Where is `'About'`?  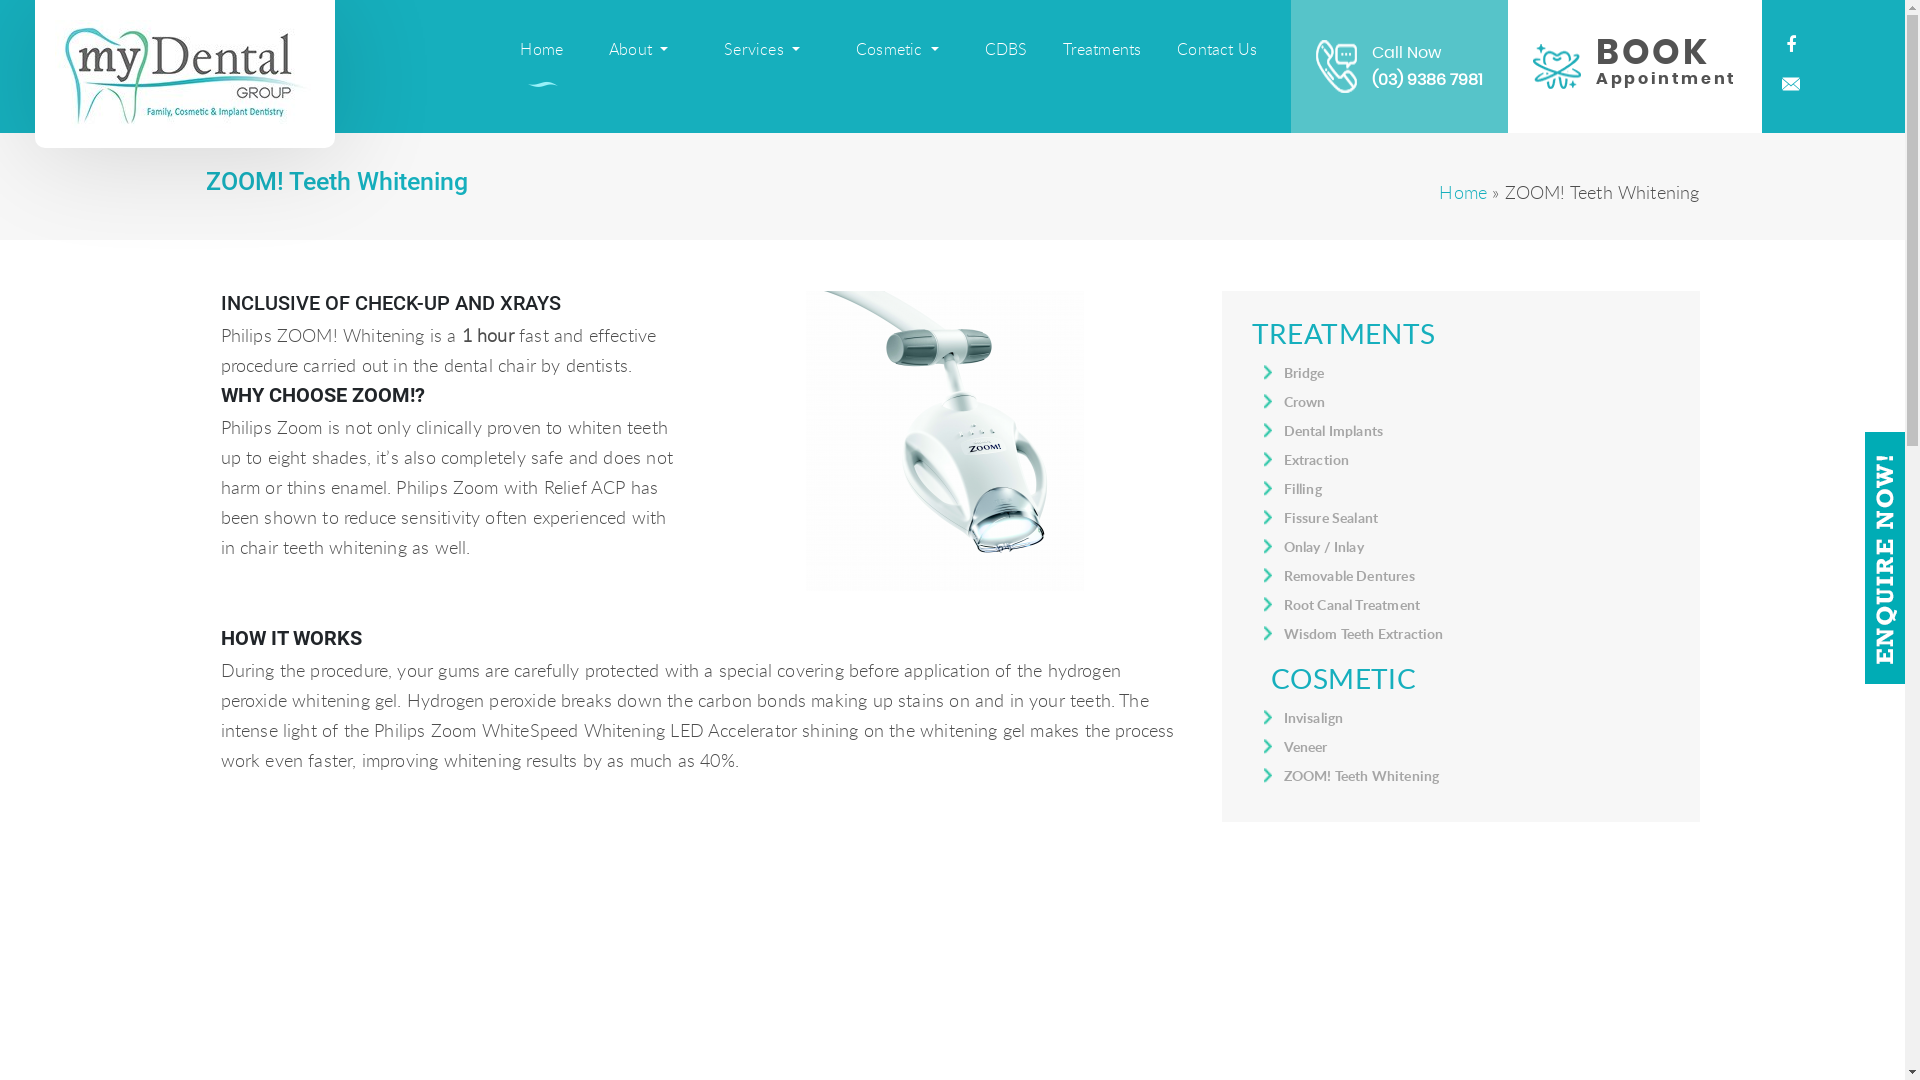 'About' is located at coordinates (637, 48).